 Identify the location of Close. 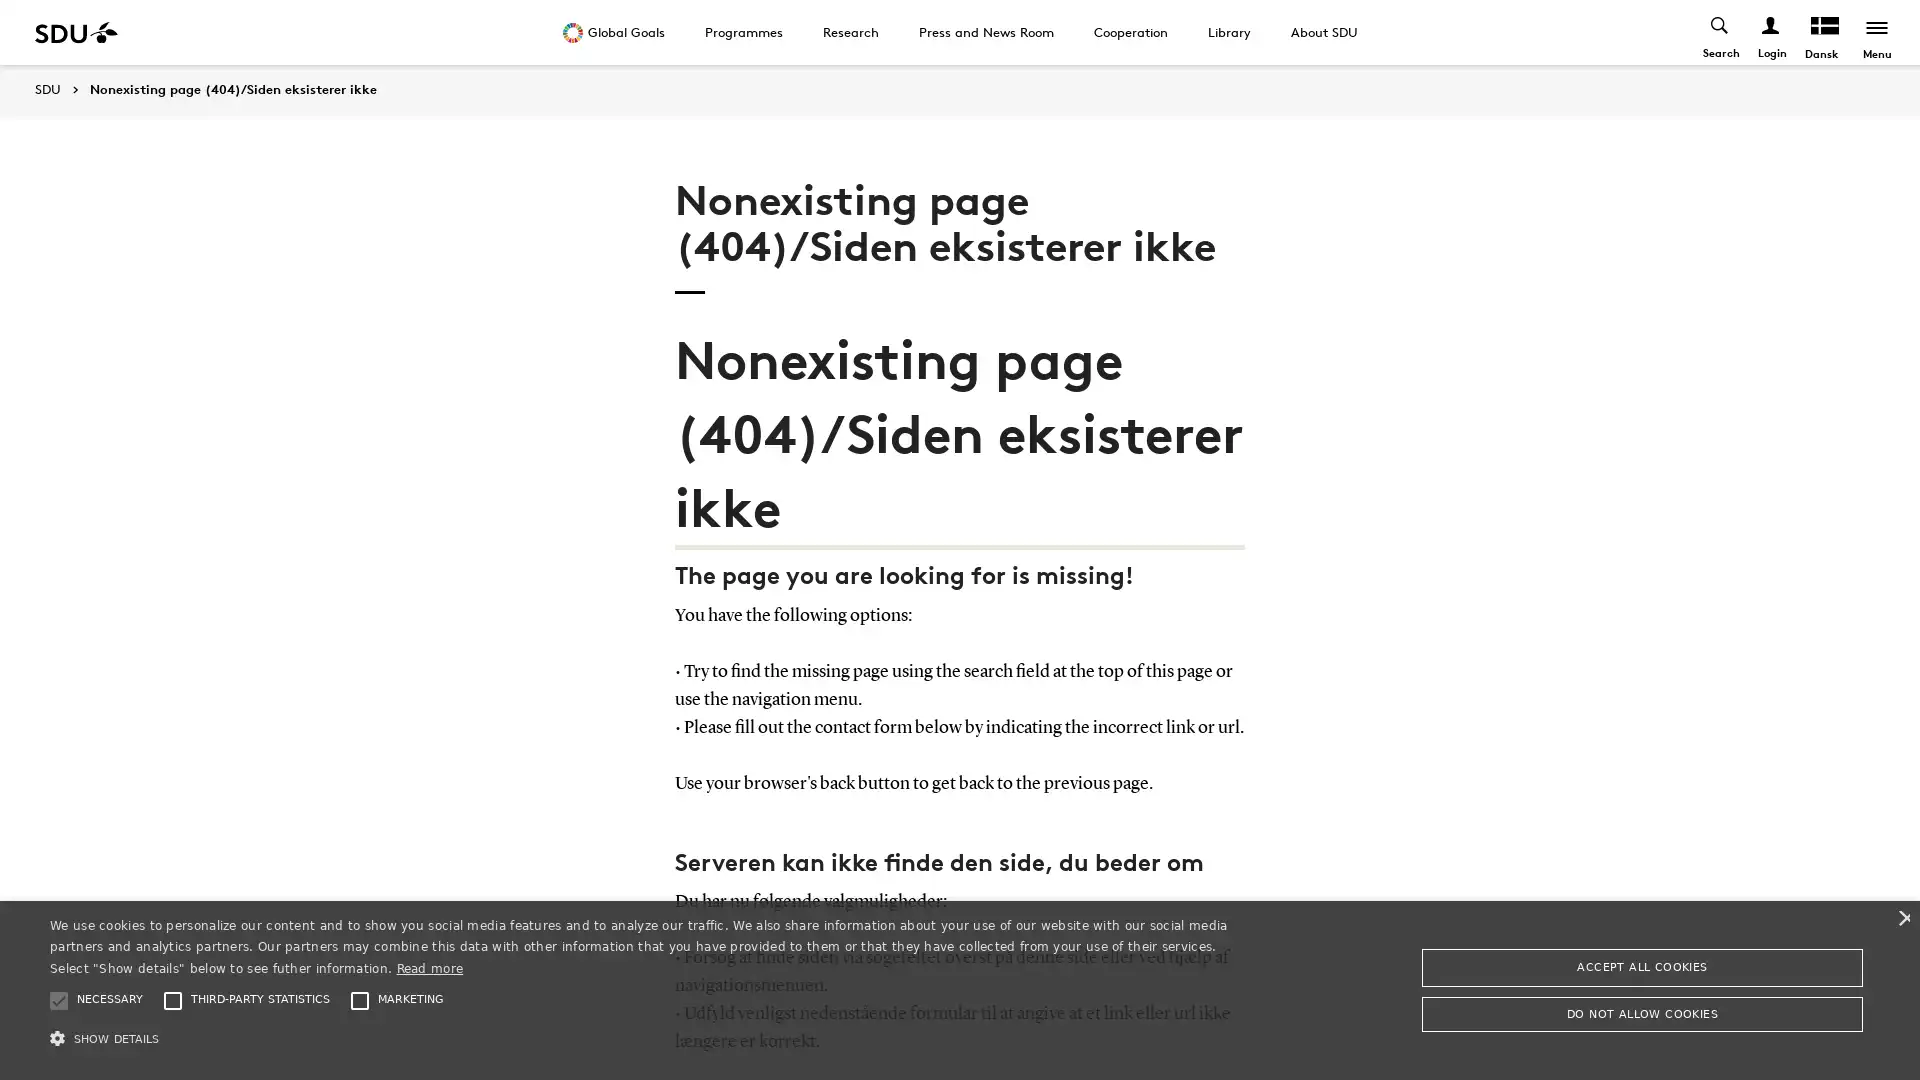
(1901, 917).